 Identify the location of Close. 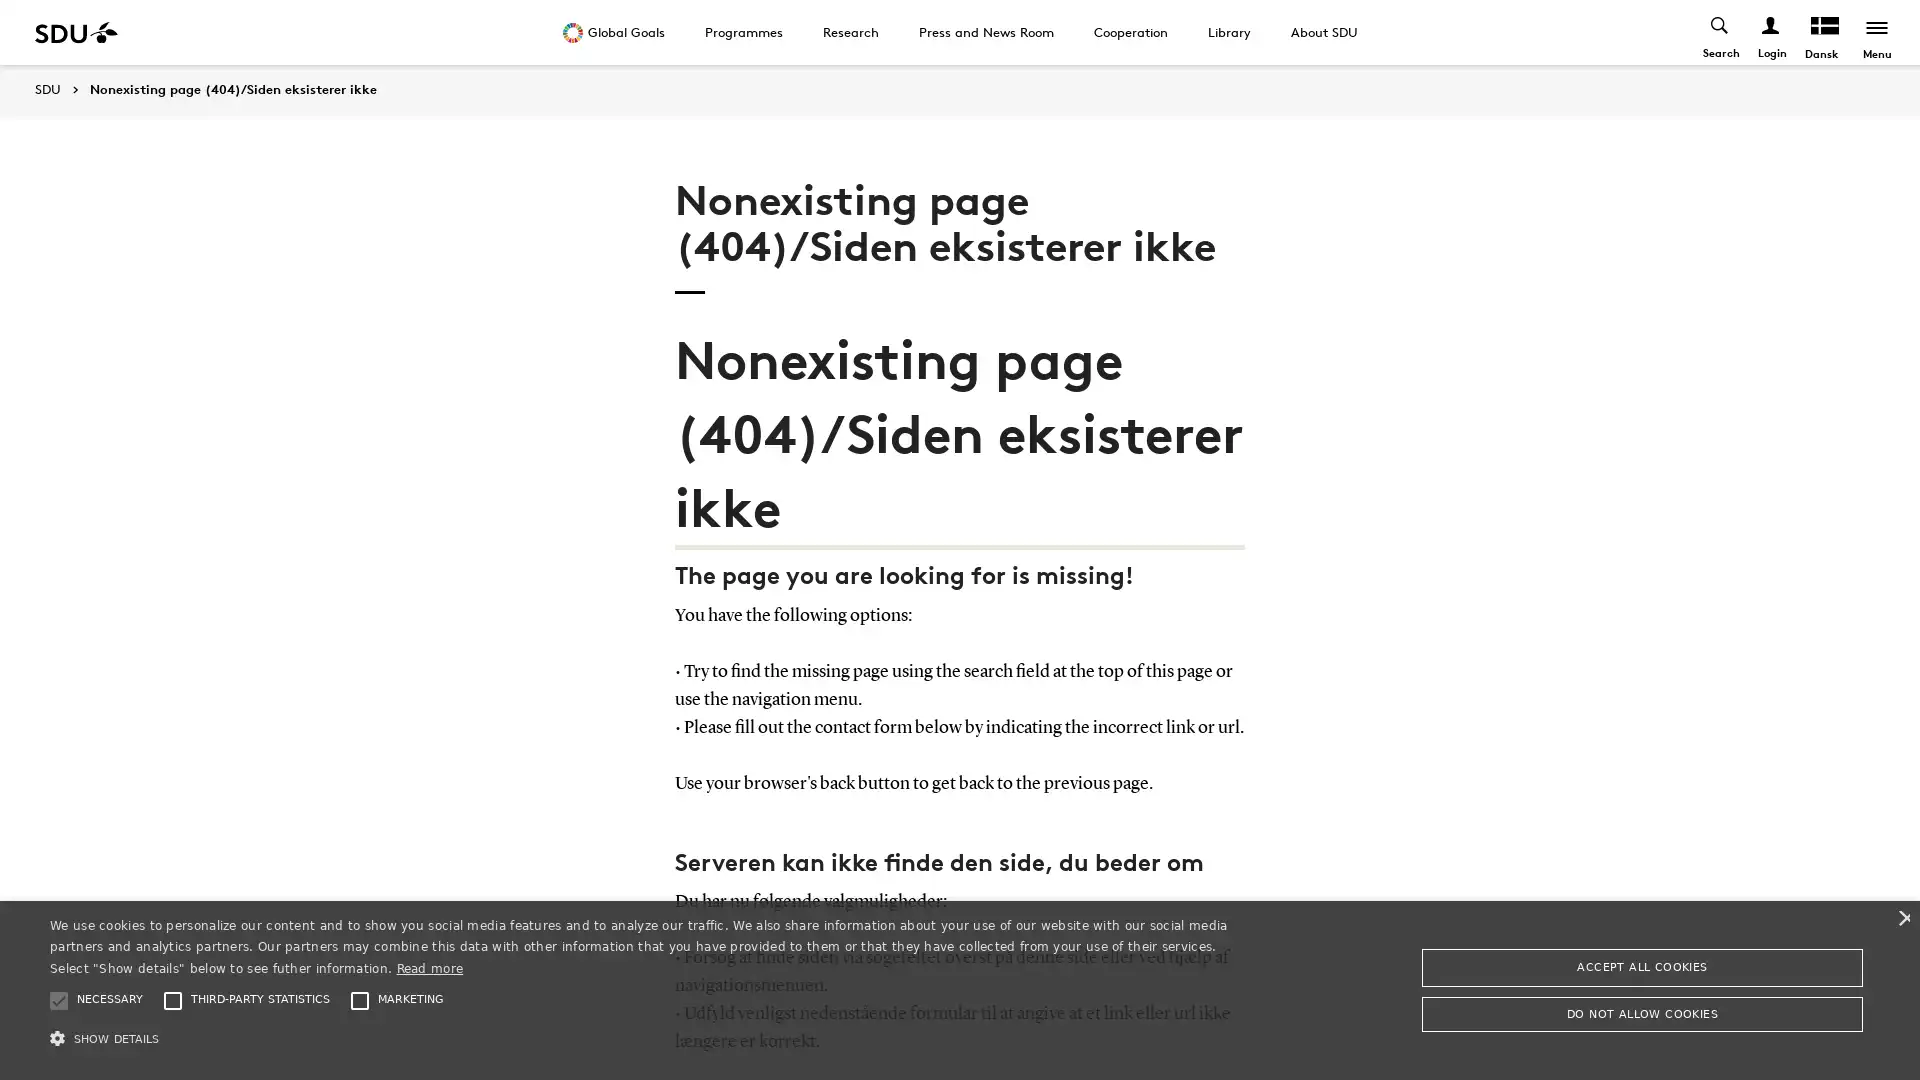
(1901, 917).